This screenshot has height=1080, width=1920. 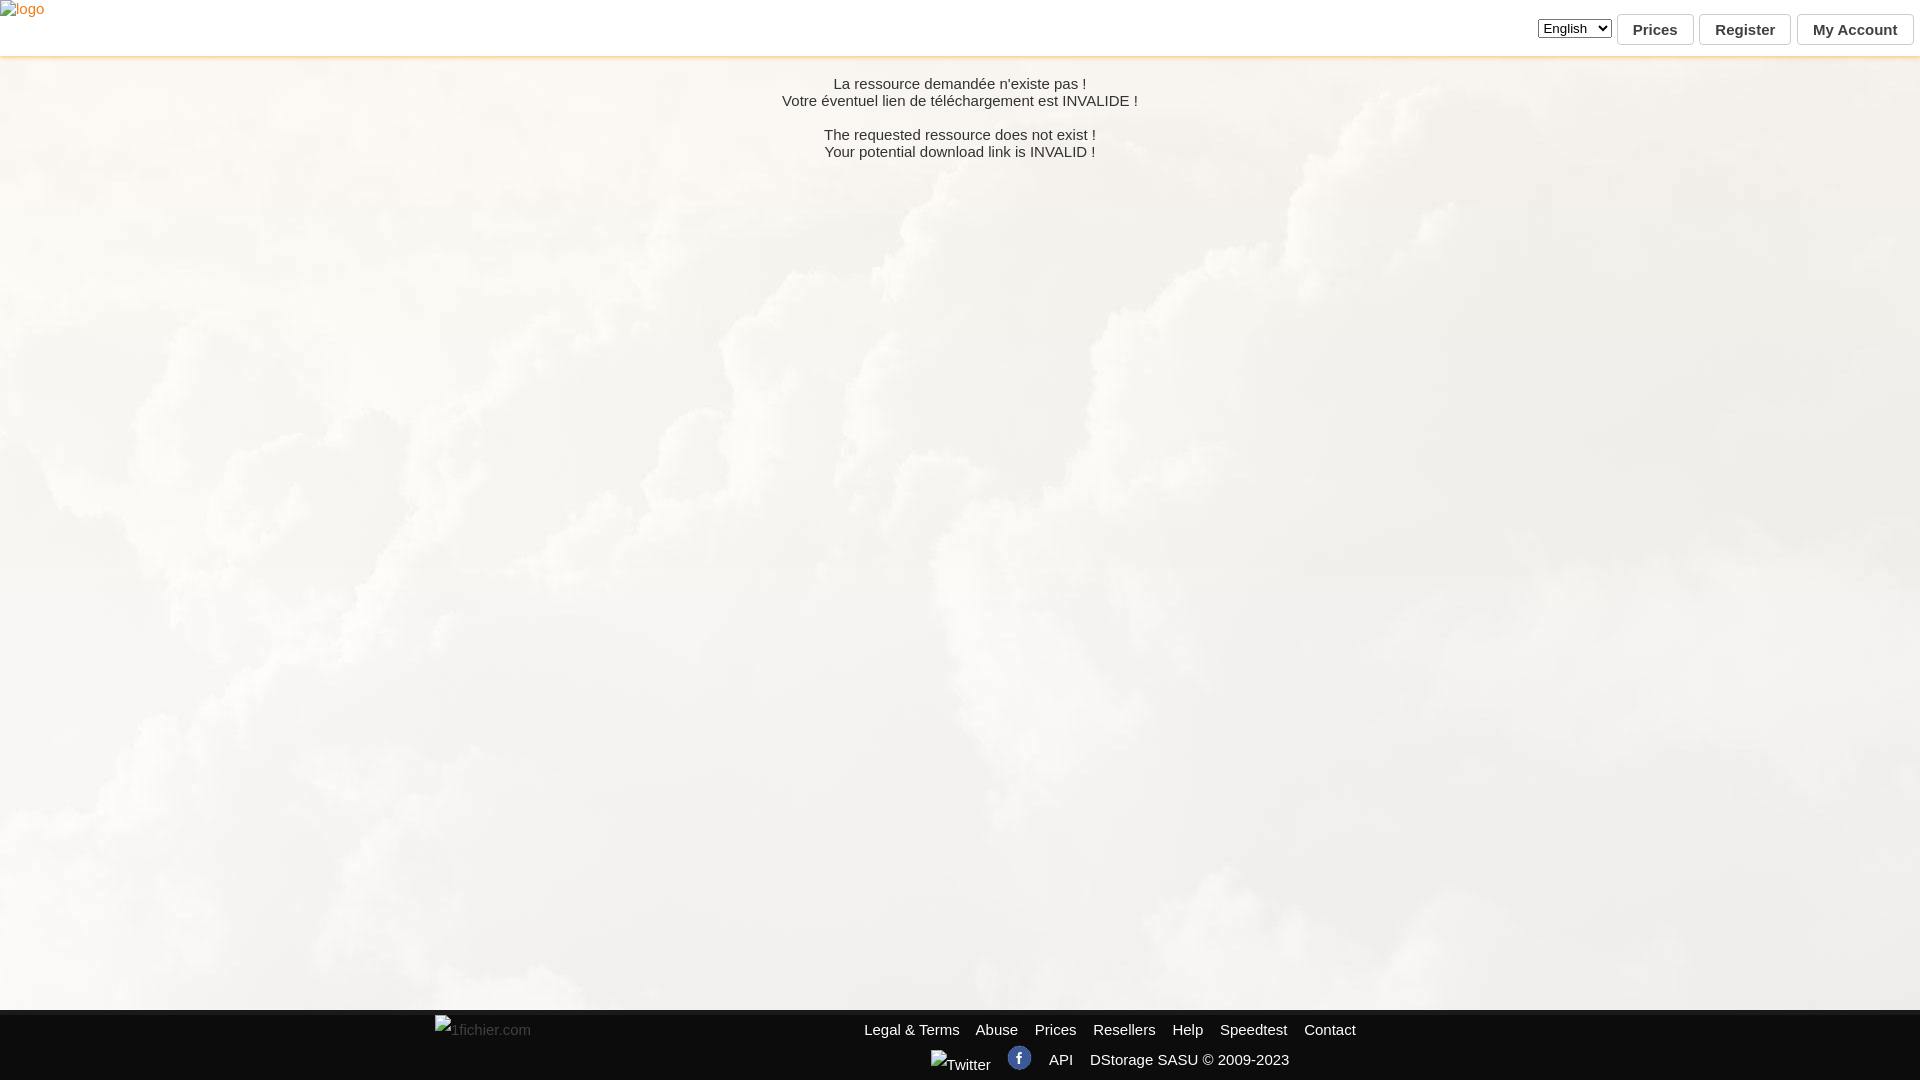 I want to click on 'Prices', so click(x=1055, y=1029).